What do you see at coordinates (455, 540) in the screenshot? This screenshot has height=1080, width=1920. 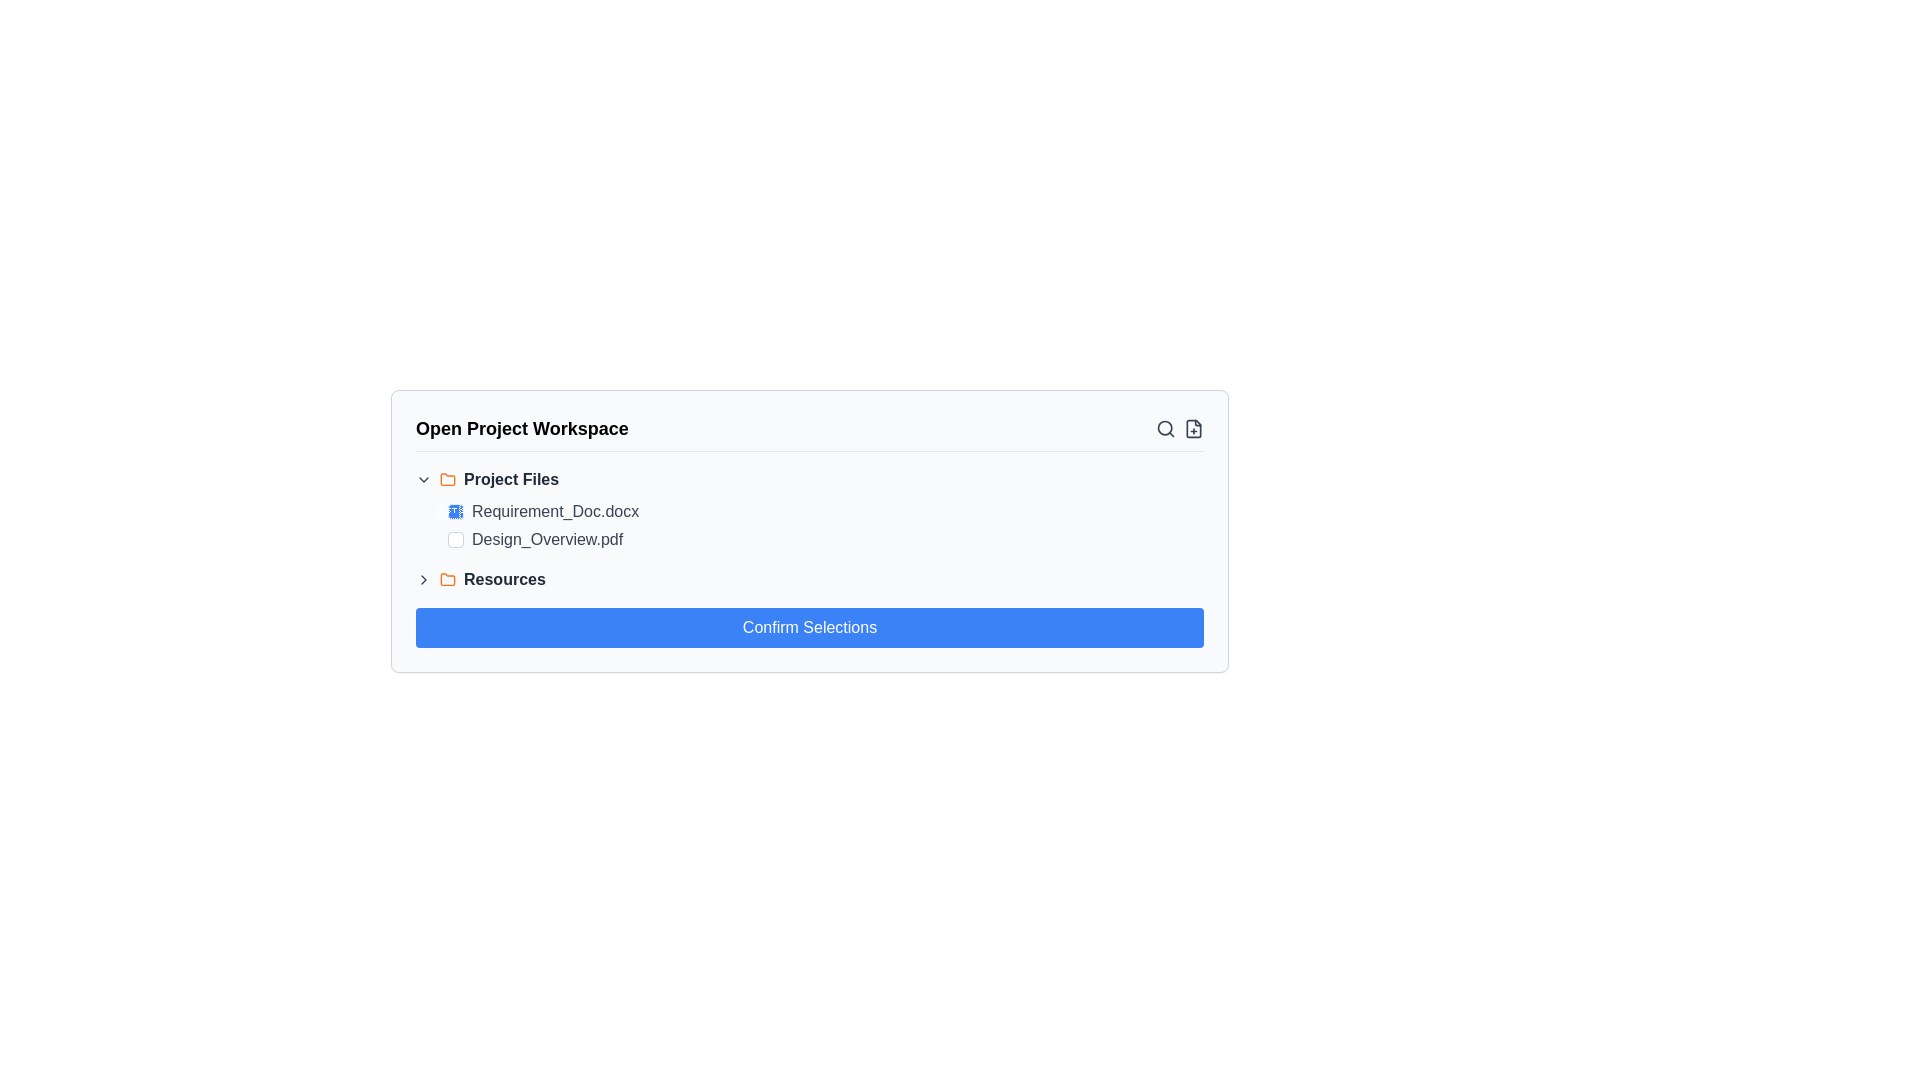 I see `the checkbox component located to the left of the file name 'Design_Overview.pdf' in the file list` at bounding box center [455, 540].